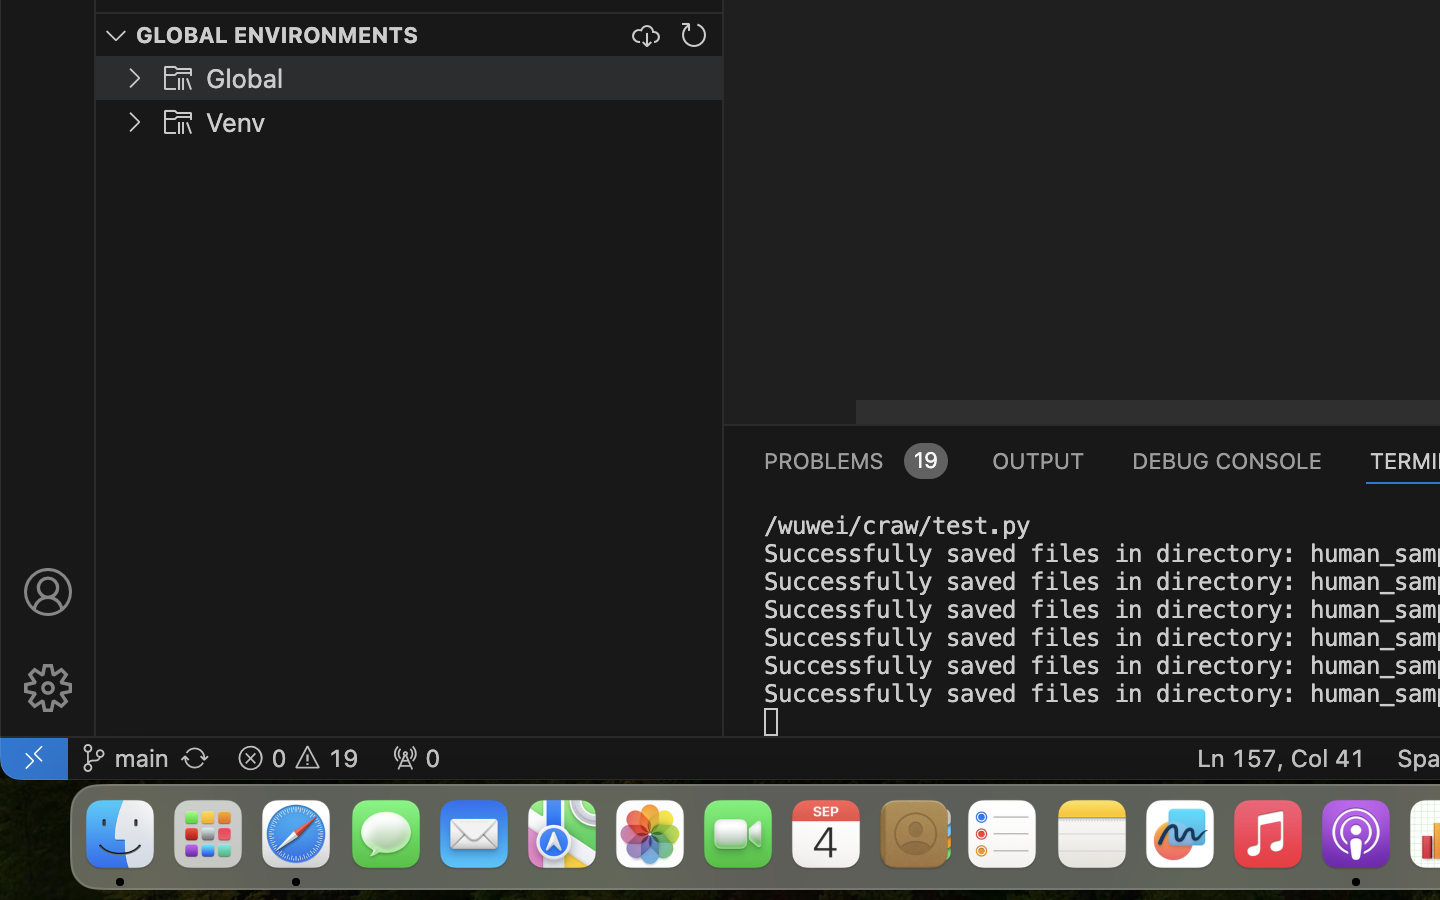 Image resolution: width=1440 pixels, height=900 pixels. Describe the element at coordinates (1226, 458) in the screenshot. I see `'0 DEBUG CONSOLE'` at that location.